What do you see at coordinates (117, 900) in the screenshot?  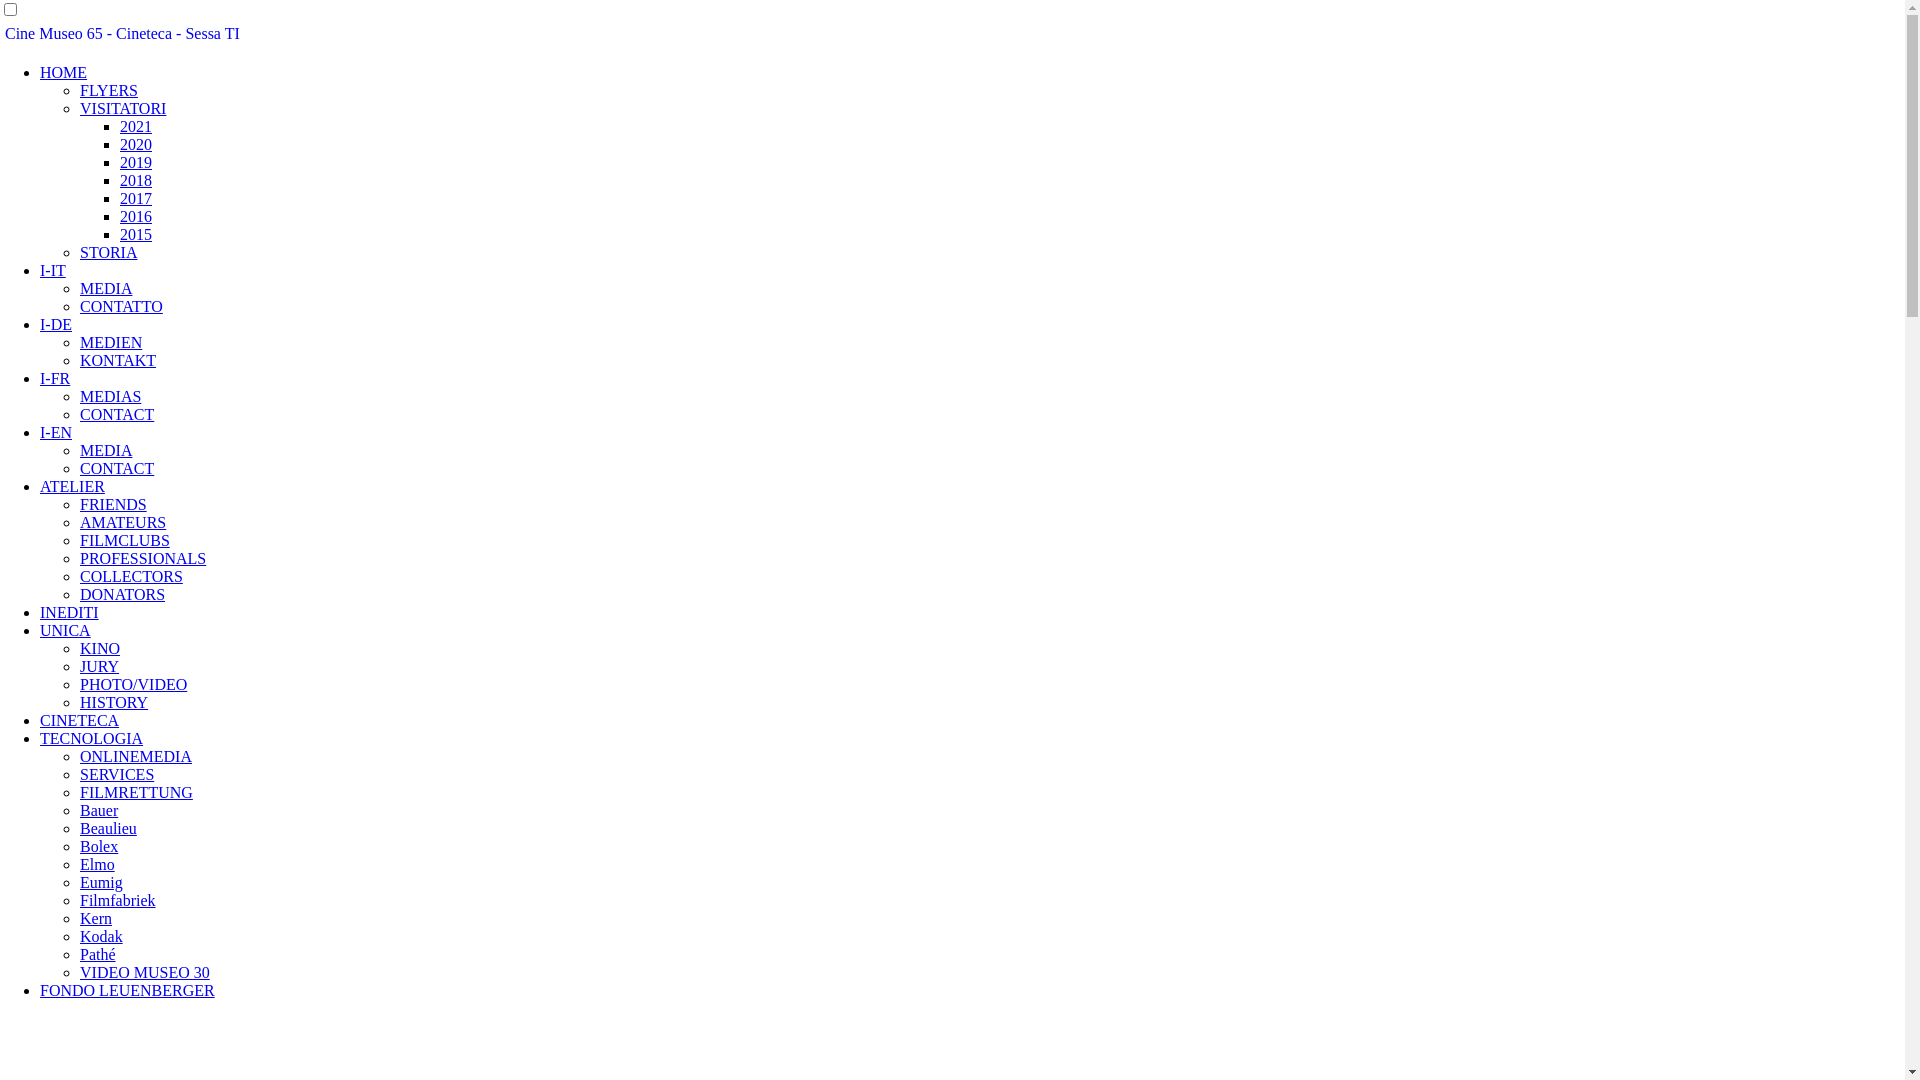 I see `'Filmfabriek'` at bounding box center [117, 900].